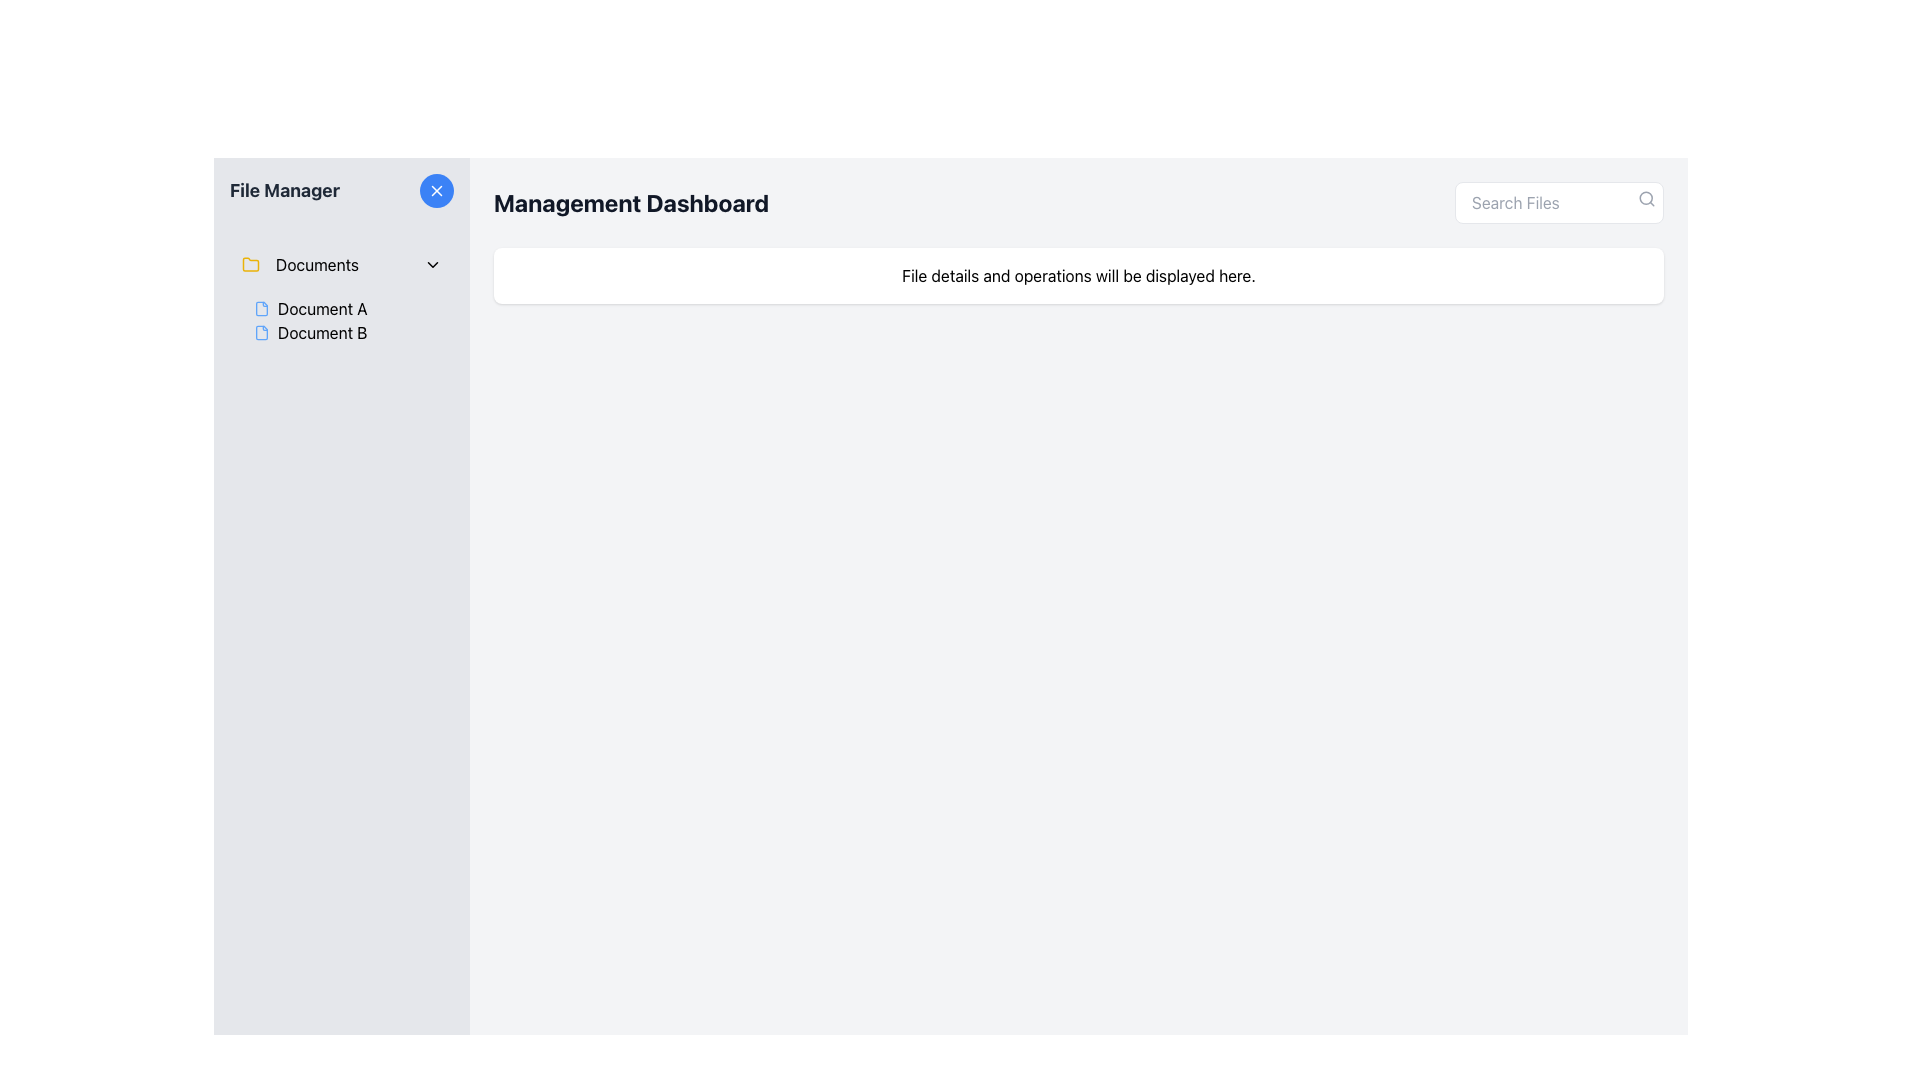  Describe the element at coordinates (341, 264) in the screenshot. I see `the Collapsible List Header labeled 'Documents' in the File Manager section to indicate interactivity` at that location.